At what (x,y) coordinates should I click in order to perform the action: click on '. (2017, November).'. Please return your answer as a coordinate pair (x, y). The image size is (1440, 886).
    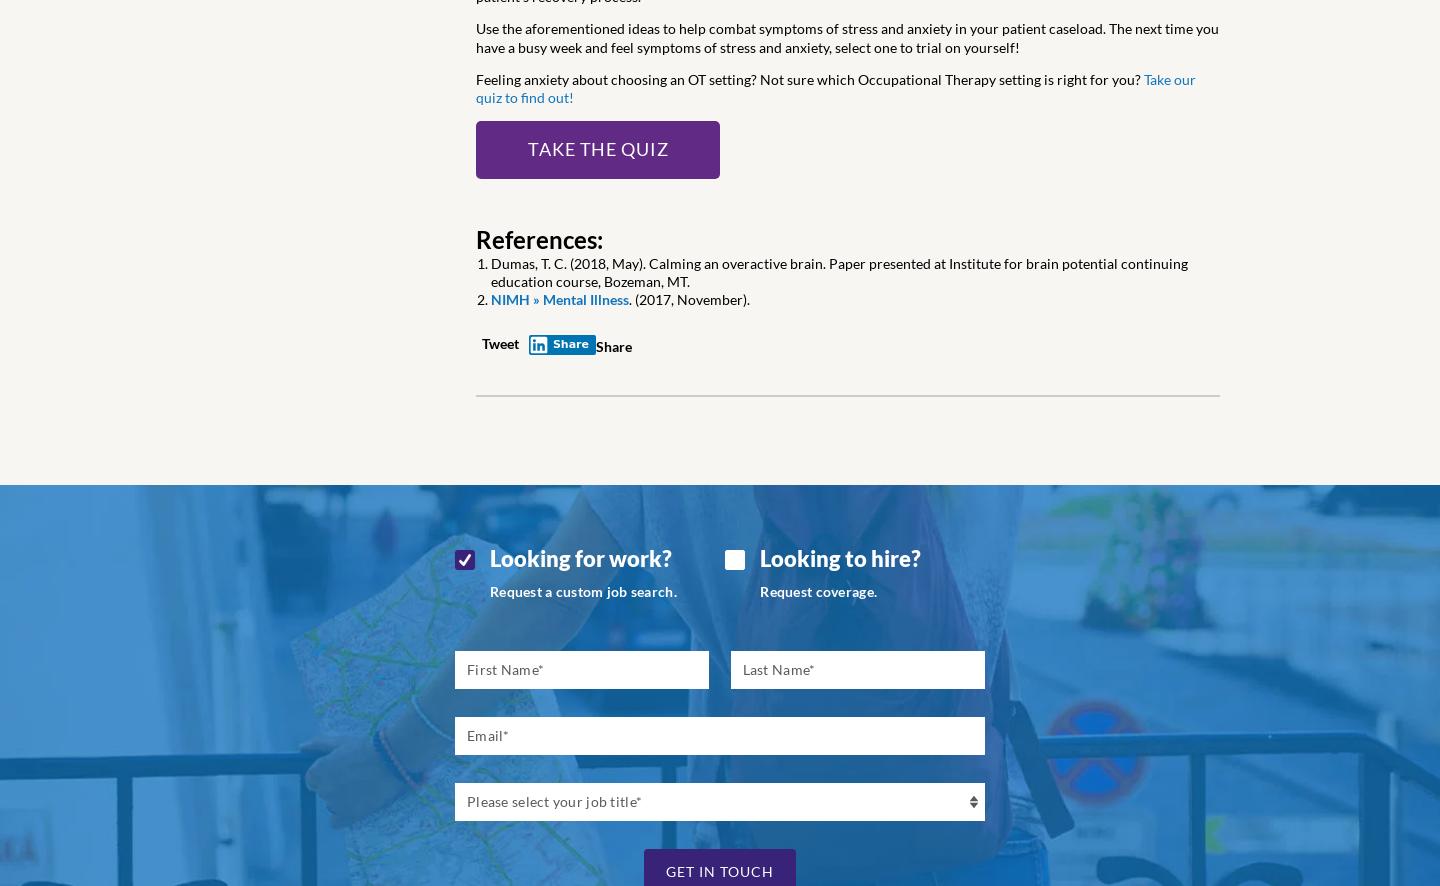
    Looking at the image, I should click on (689, 299).